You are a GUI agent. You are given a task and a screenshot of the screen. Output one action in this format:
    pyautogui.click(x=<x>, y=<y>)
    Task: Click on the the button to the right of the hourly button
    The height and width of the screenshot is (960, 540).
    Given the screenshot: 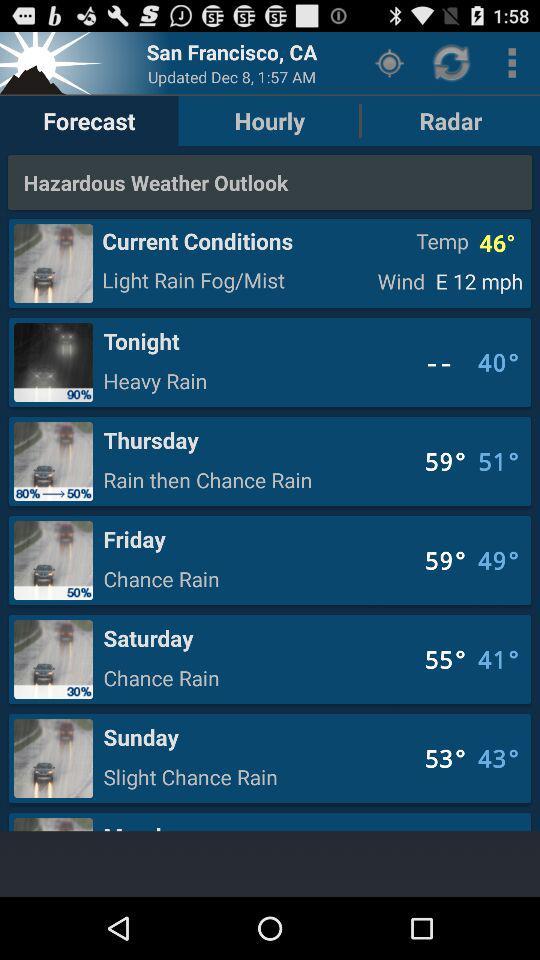 What is the action you would take?
    pyautogui.click(x=389, y=62)
    